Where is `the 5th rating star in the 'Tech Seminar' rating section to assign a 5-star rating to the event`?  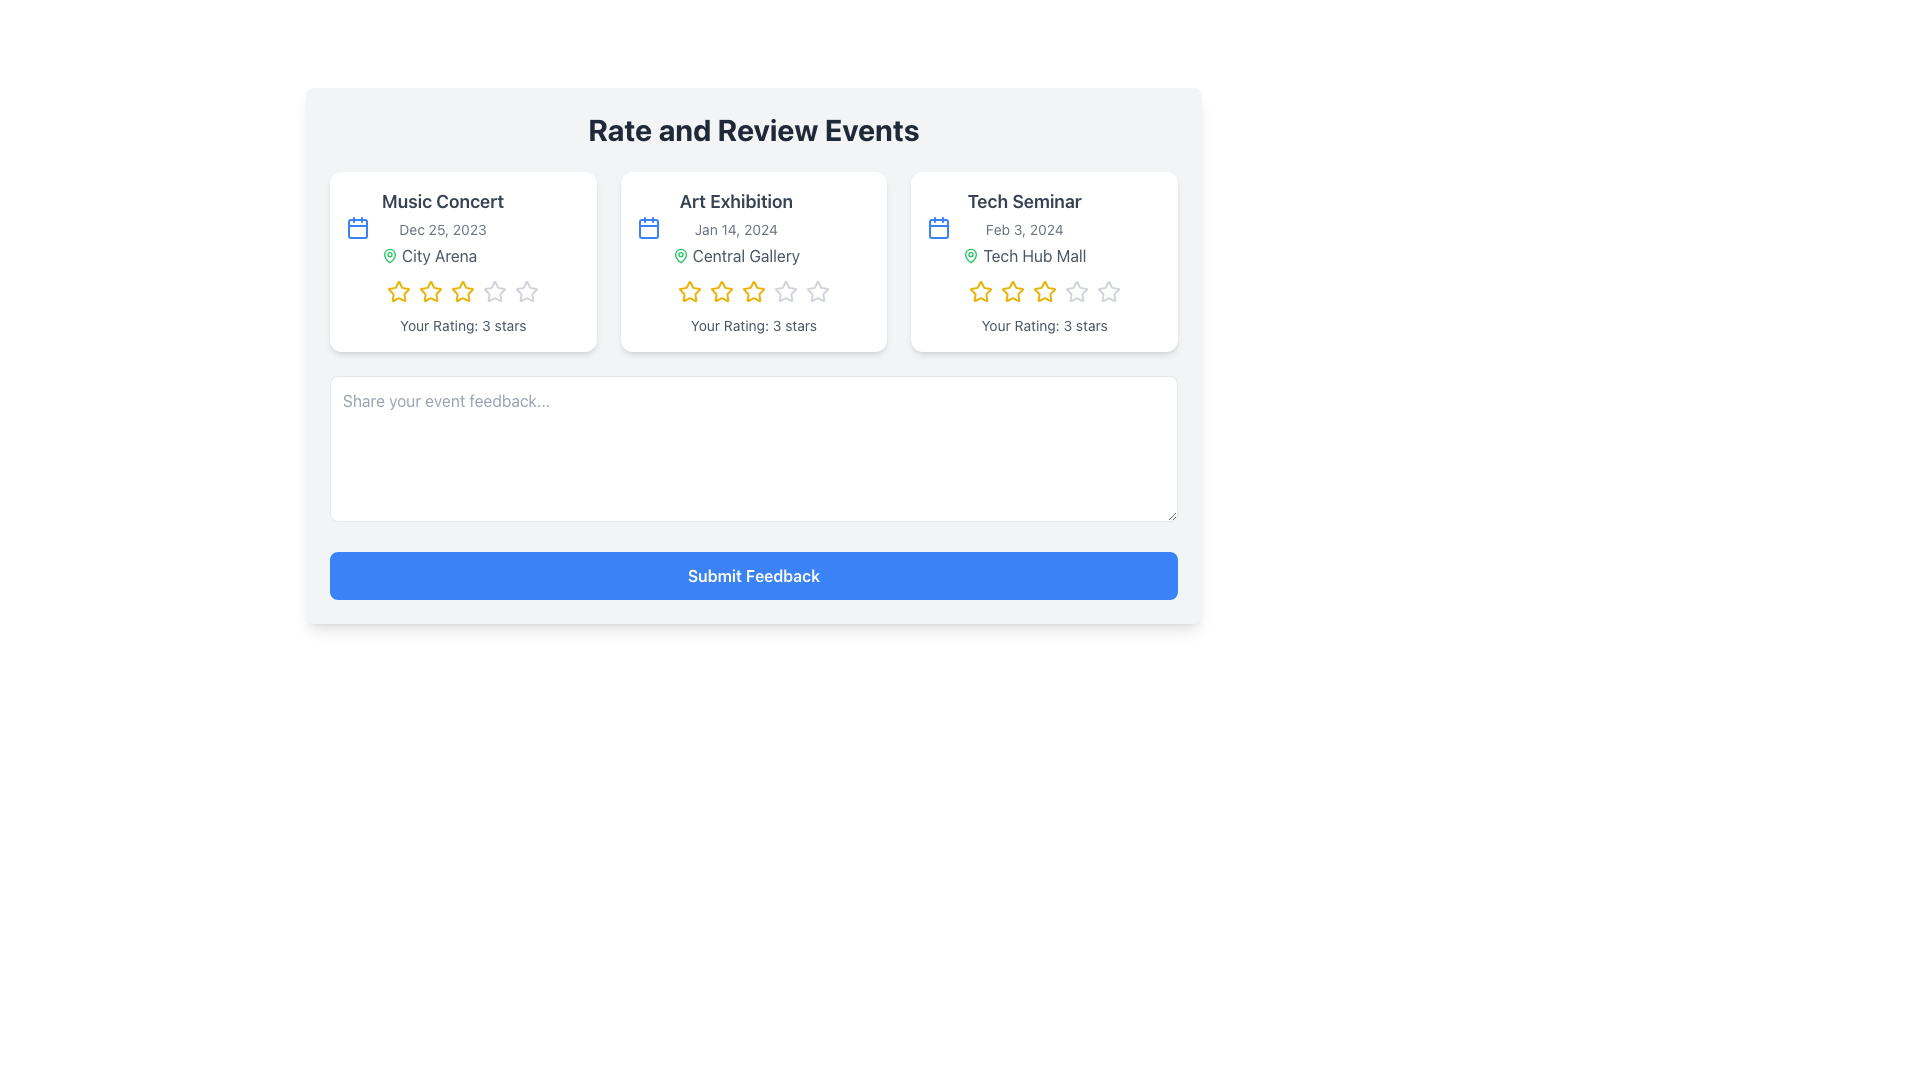
the 5th rating star in the 'Tech Seminar' rating section to assign a 5-star rating to the event is located at coordinates (1107, 291).